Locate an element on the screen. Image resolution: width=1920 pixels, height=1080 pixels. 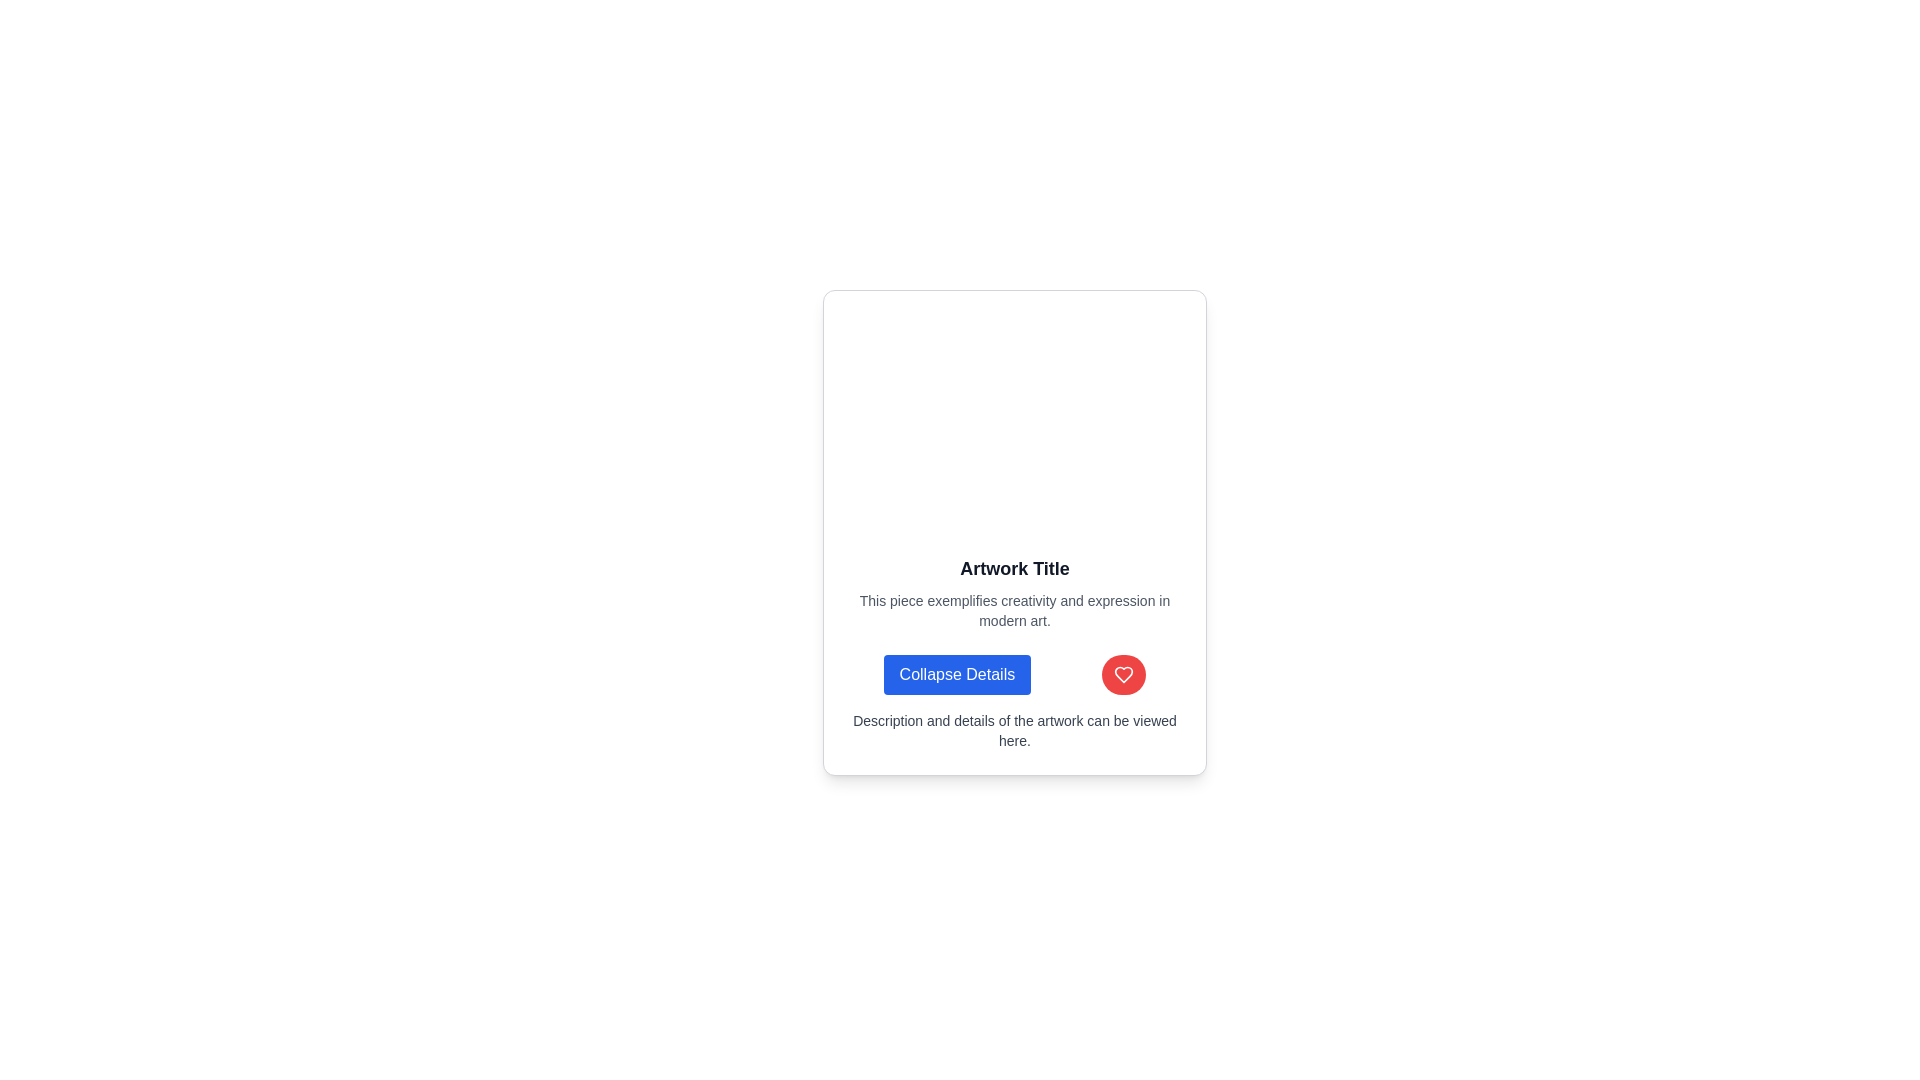
the button located at the bottom of the card layout is located at coordinates (1014, 675).